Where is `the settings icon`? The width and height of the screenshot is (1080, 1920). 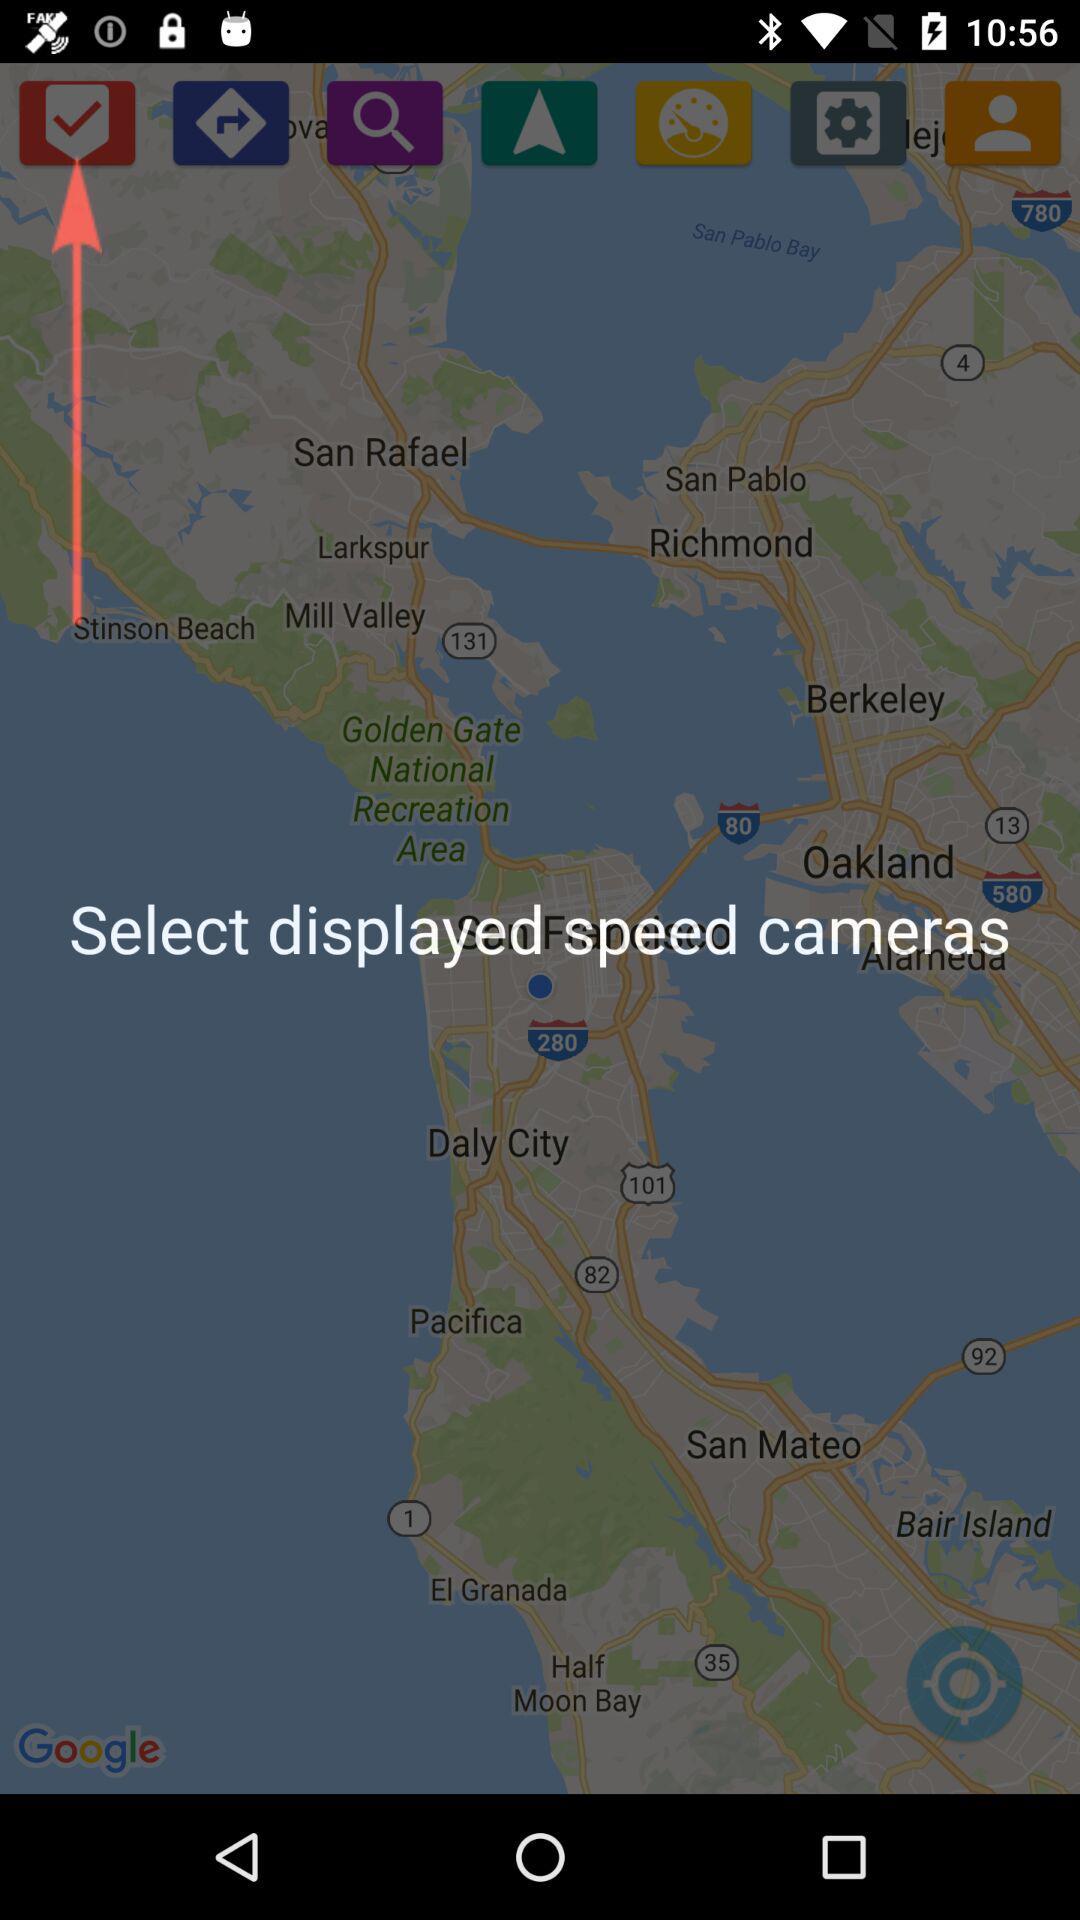
the settings icon is located at coordinates (848, 121).